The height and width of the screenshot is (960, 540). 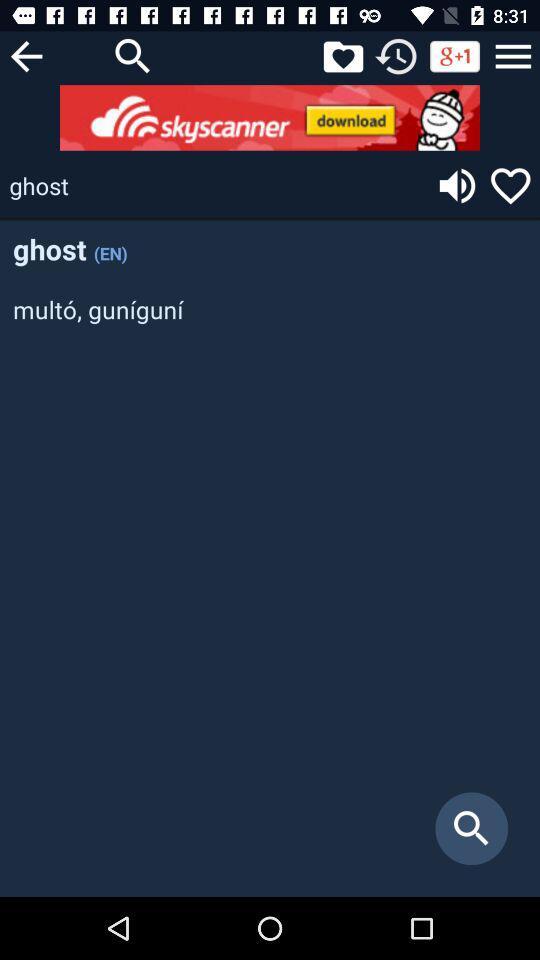 What do you see at coordinates (342, 55) in the screenshot?
I see `the favorite icon` at bounding box center [342, 55].